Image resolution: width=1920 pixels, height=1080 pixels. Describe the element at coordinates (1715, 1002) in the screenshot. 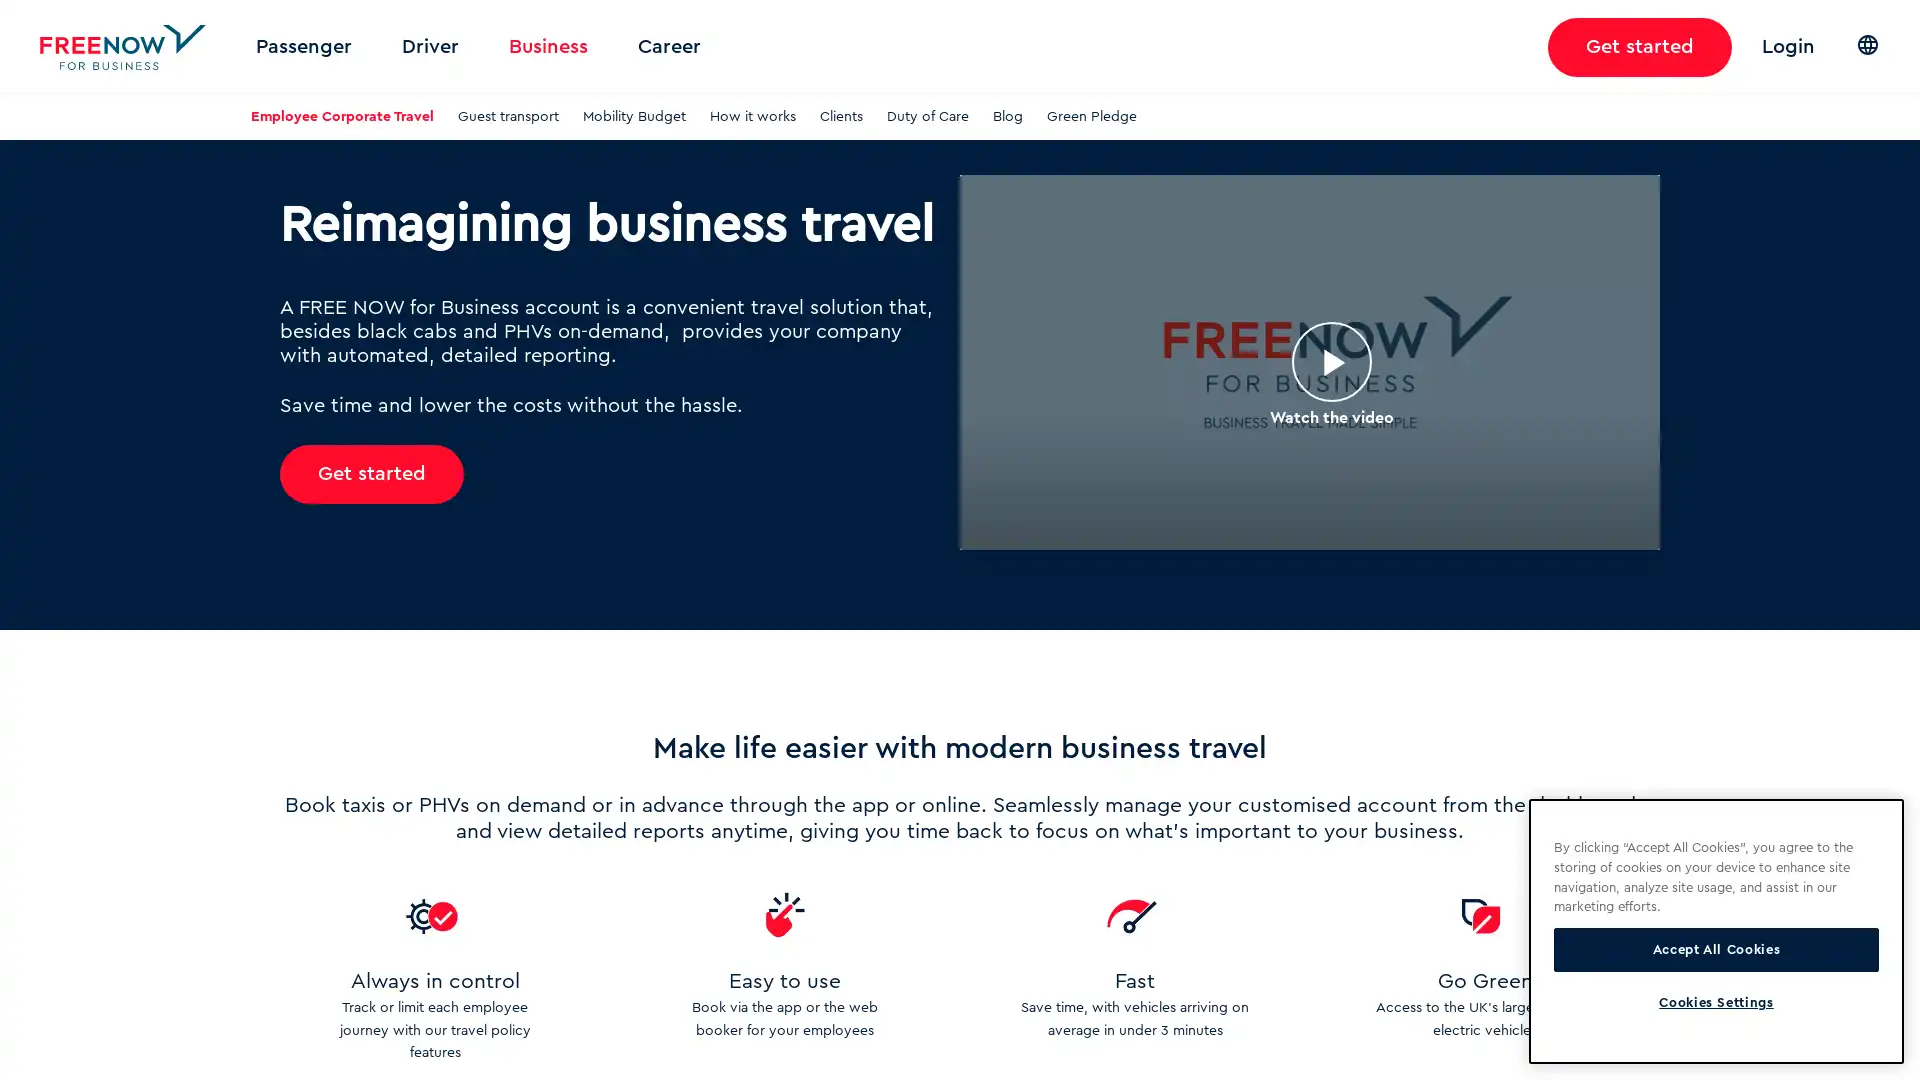

I see `Cookies Settings` at that location.